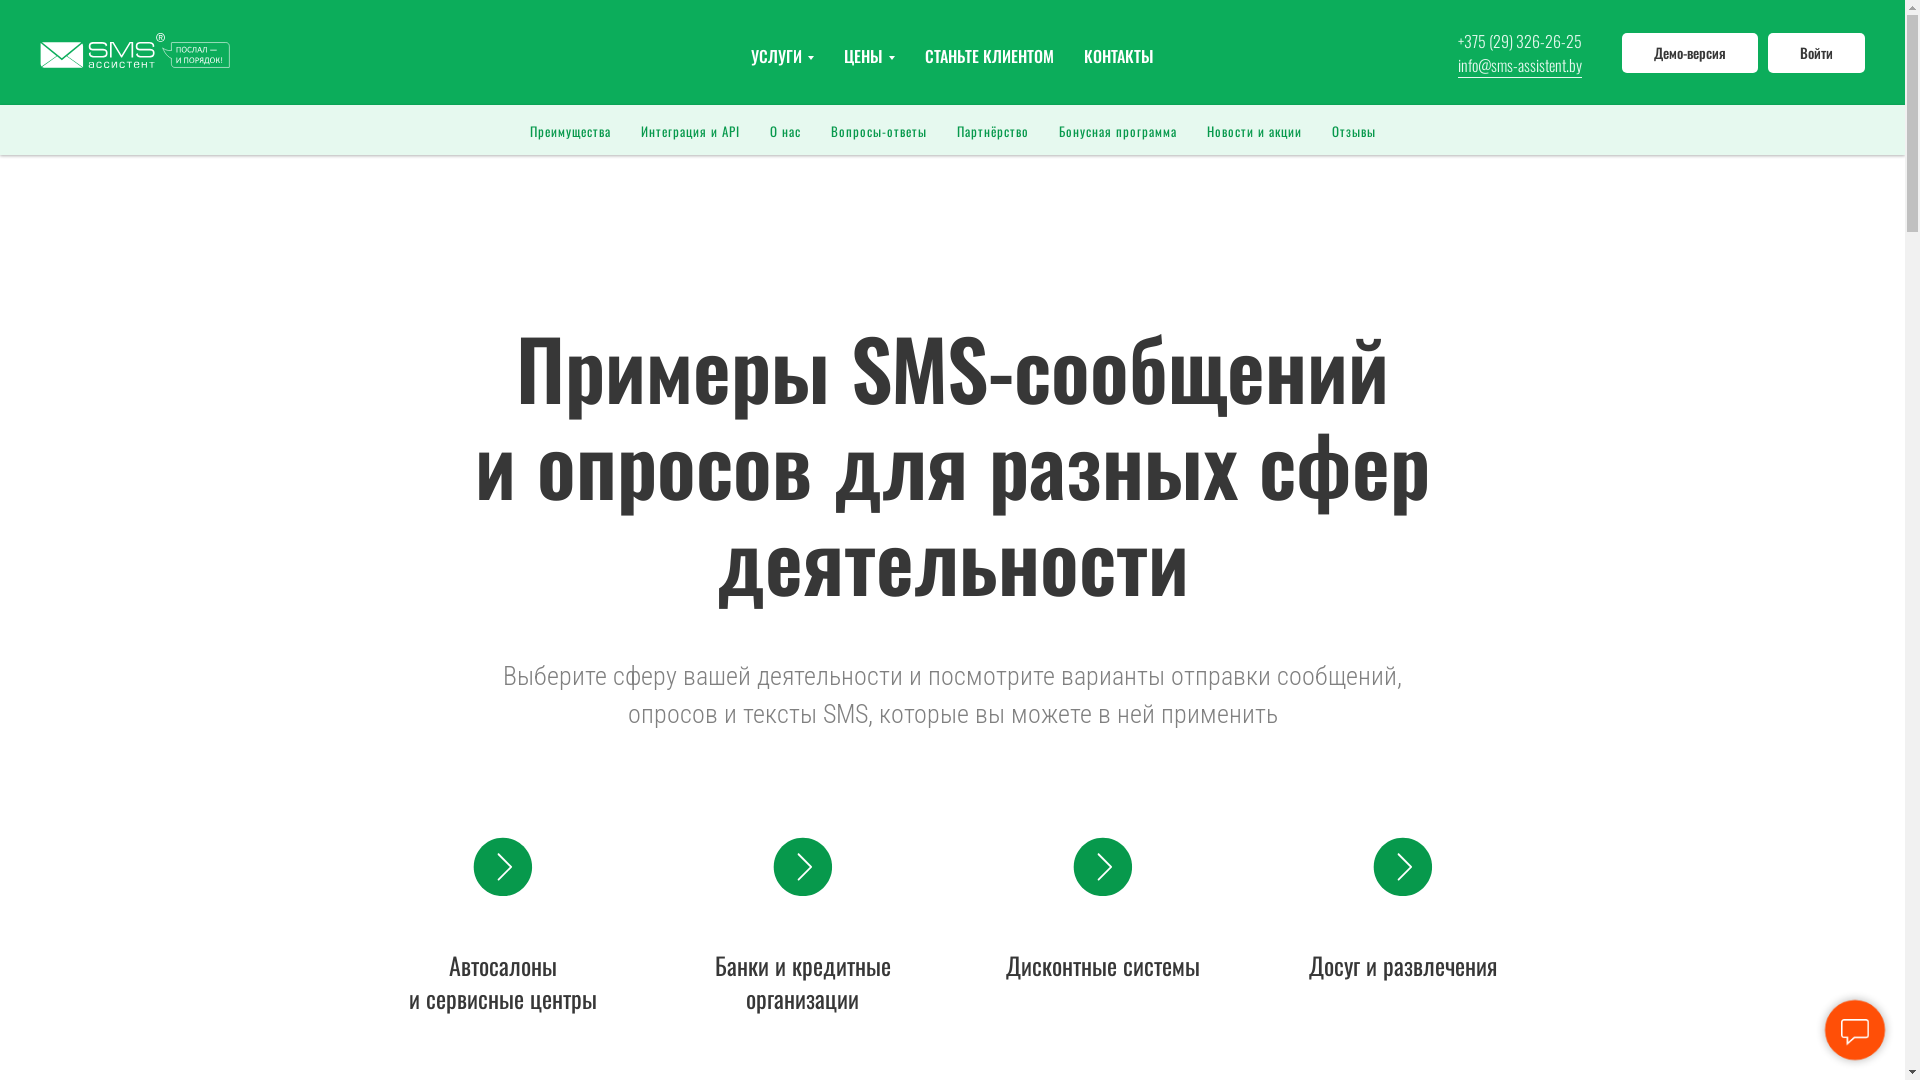  Describe the element at coordinates (1520, 63) in the screenshot. I see `'info@sms-assistent.by'` at that location.